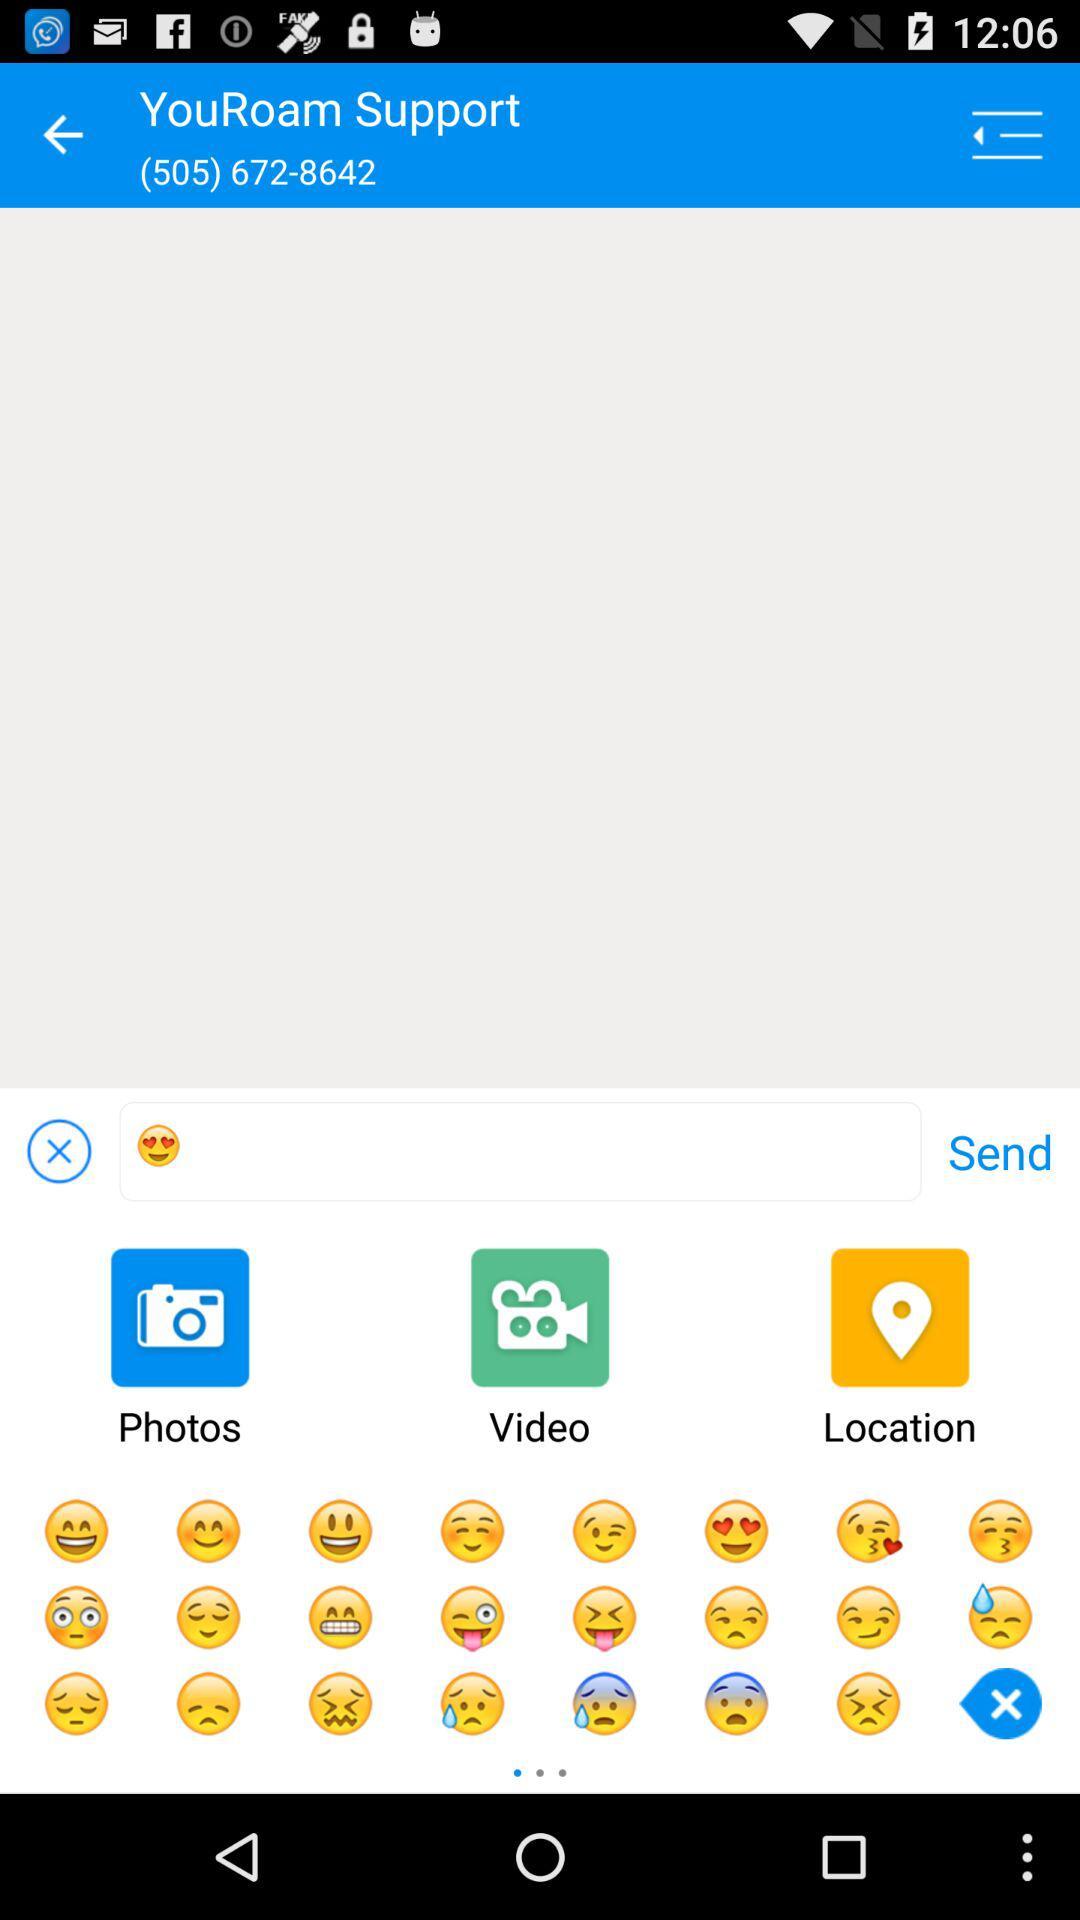  I want to click on app next to the send icon, so click(519, 1151).